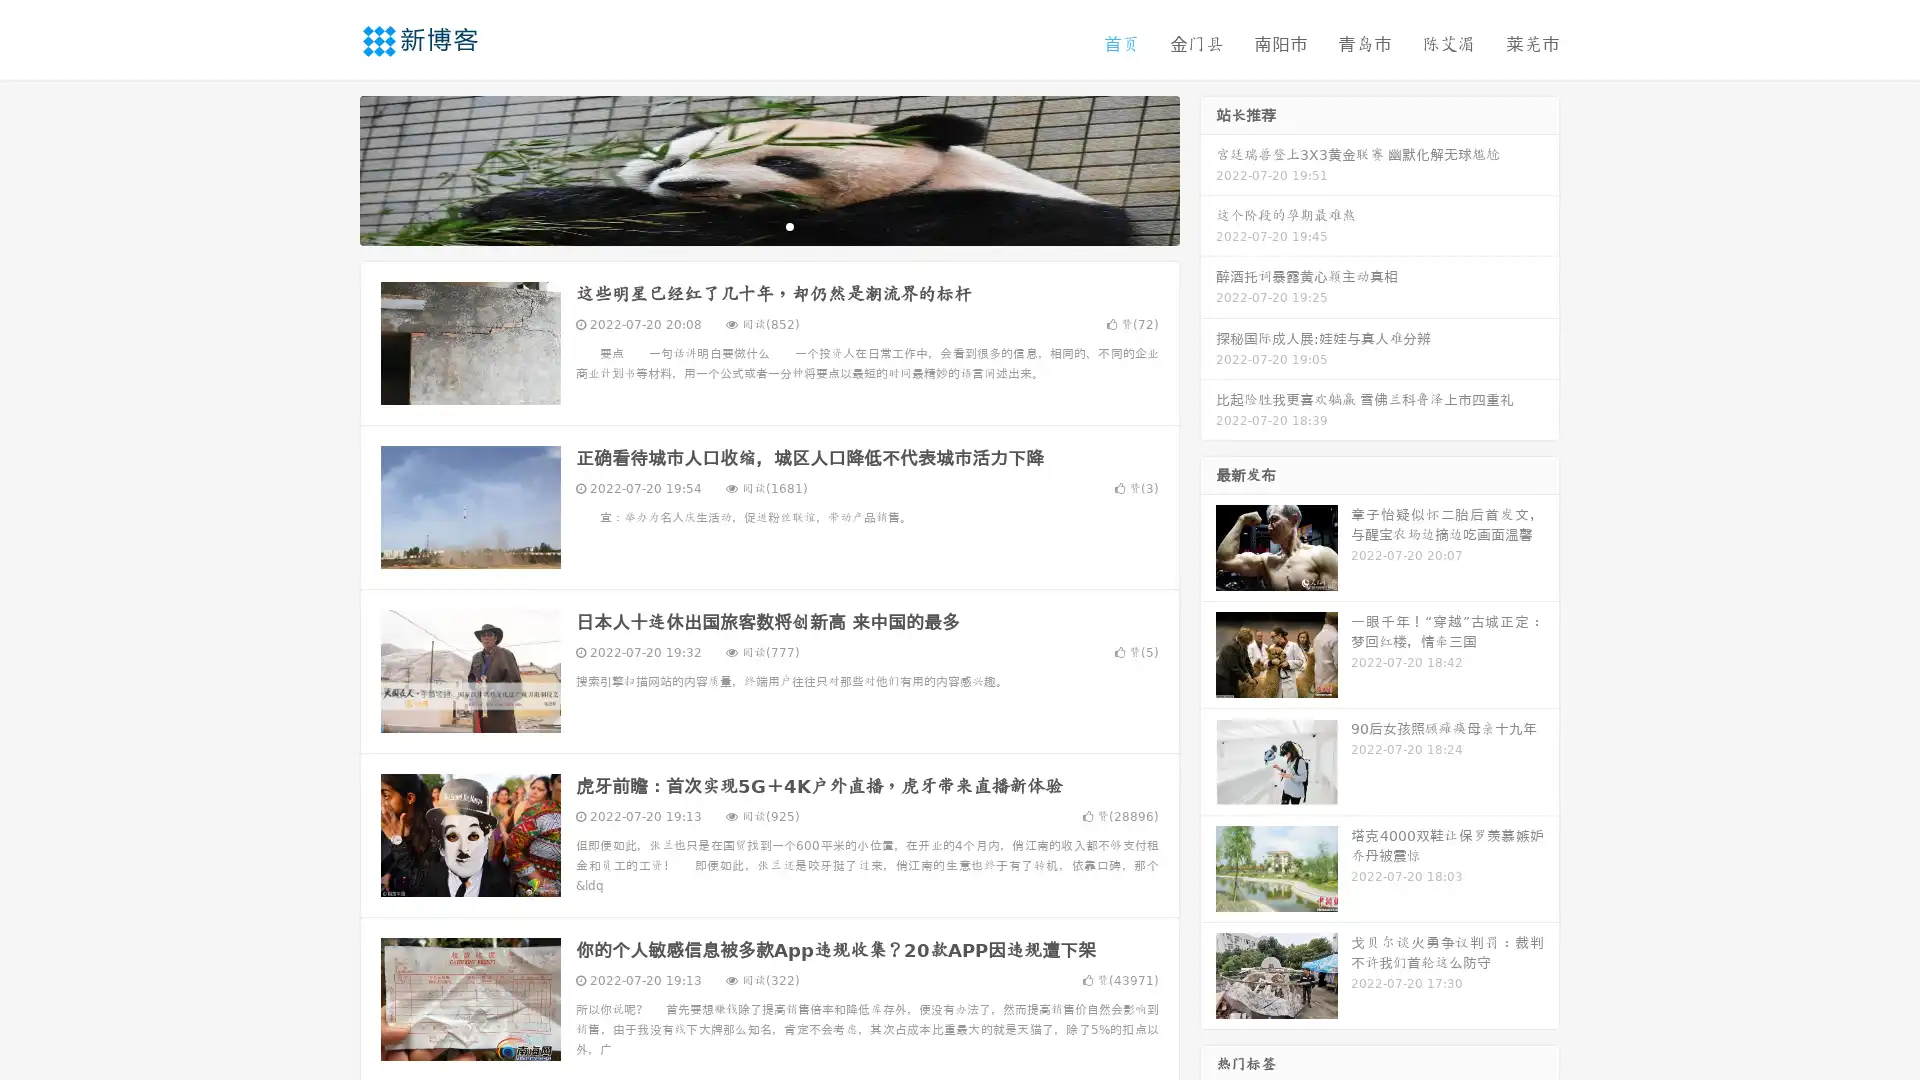 This screenshot has height=1080, width=1920. What do you see at coordinates (748, 225) in the screenshot?
I see `Go to slide 1` at bounding box center [748, 225].